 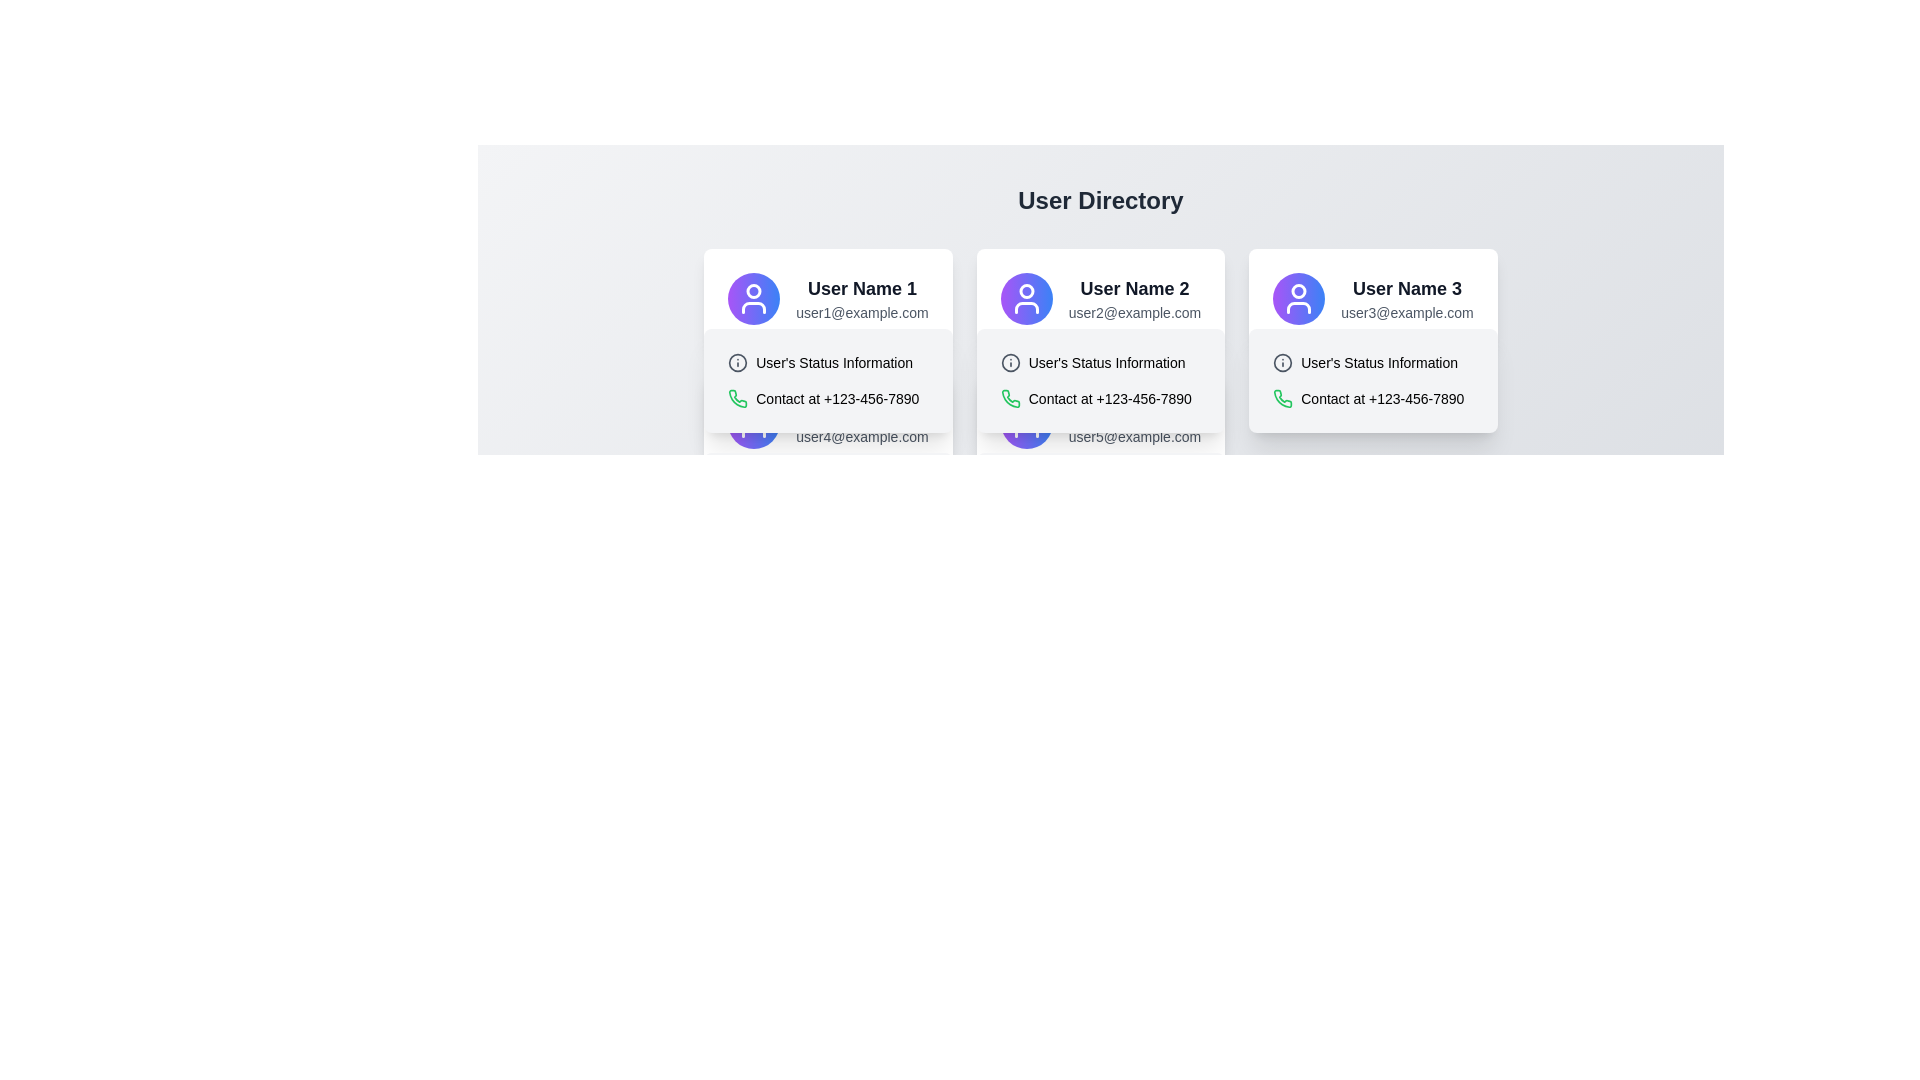 What do you see at coordinates (837, 398) in the screenshot?
I see `the contact information text label that displays the phone number located in the middle card of a three-card layout, positioned to the right of the icon, for copying` at bounding box center [837, 398].